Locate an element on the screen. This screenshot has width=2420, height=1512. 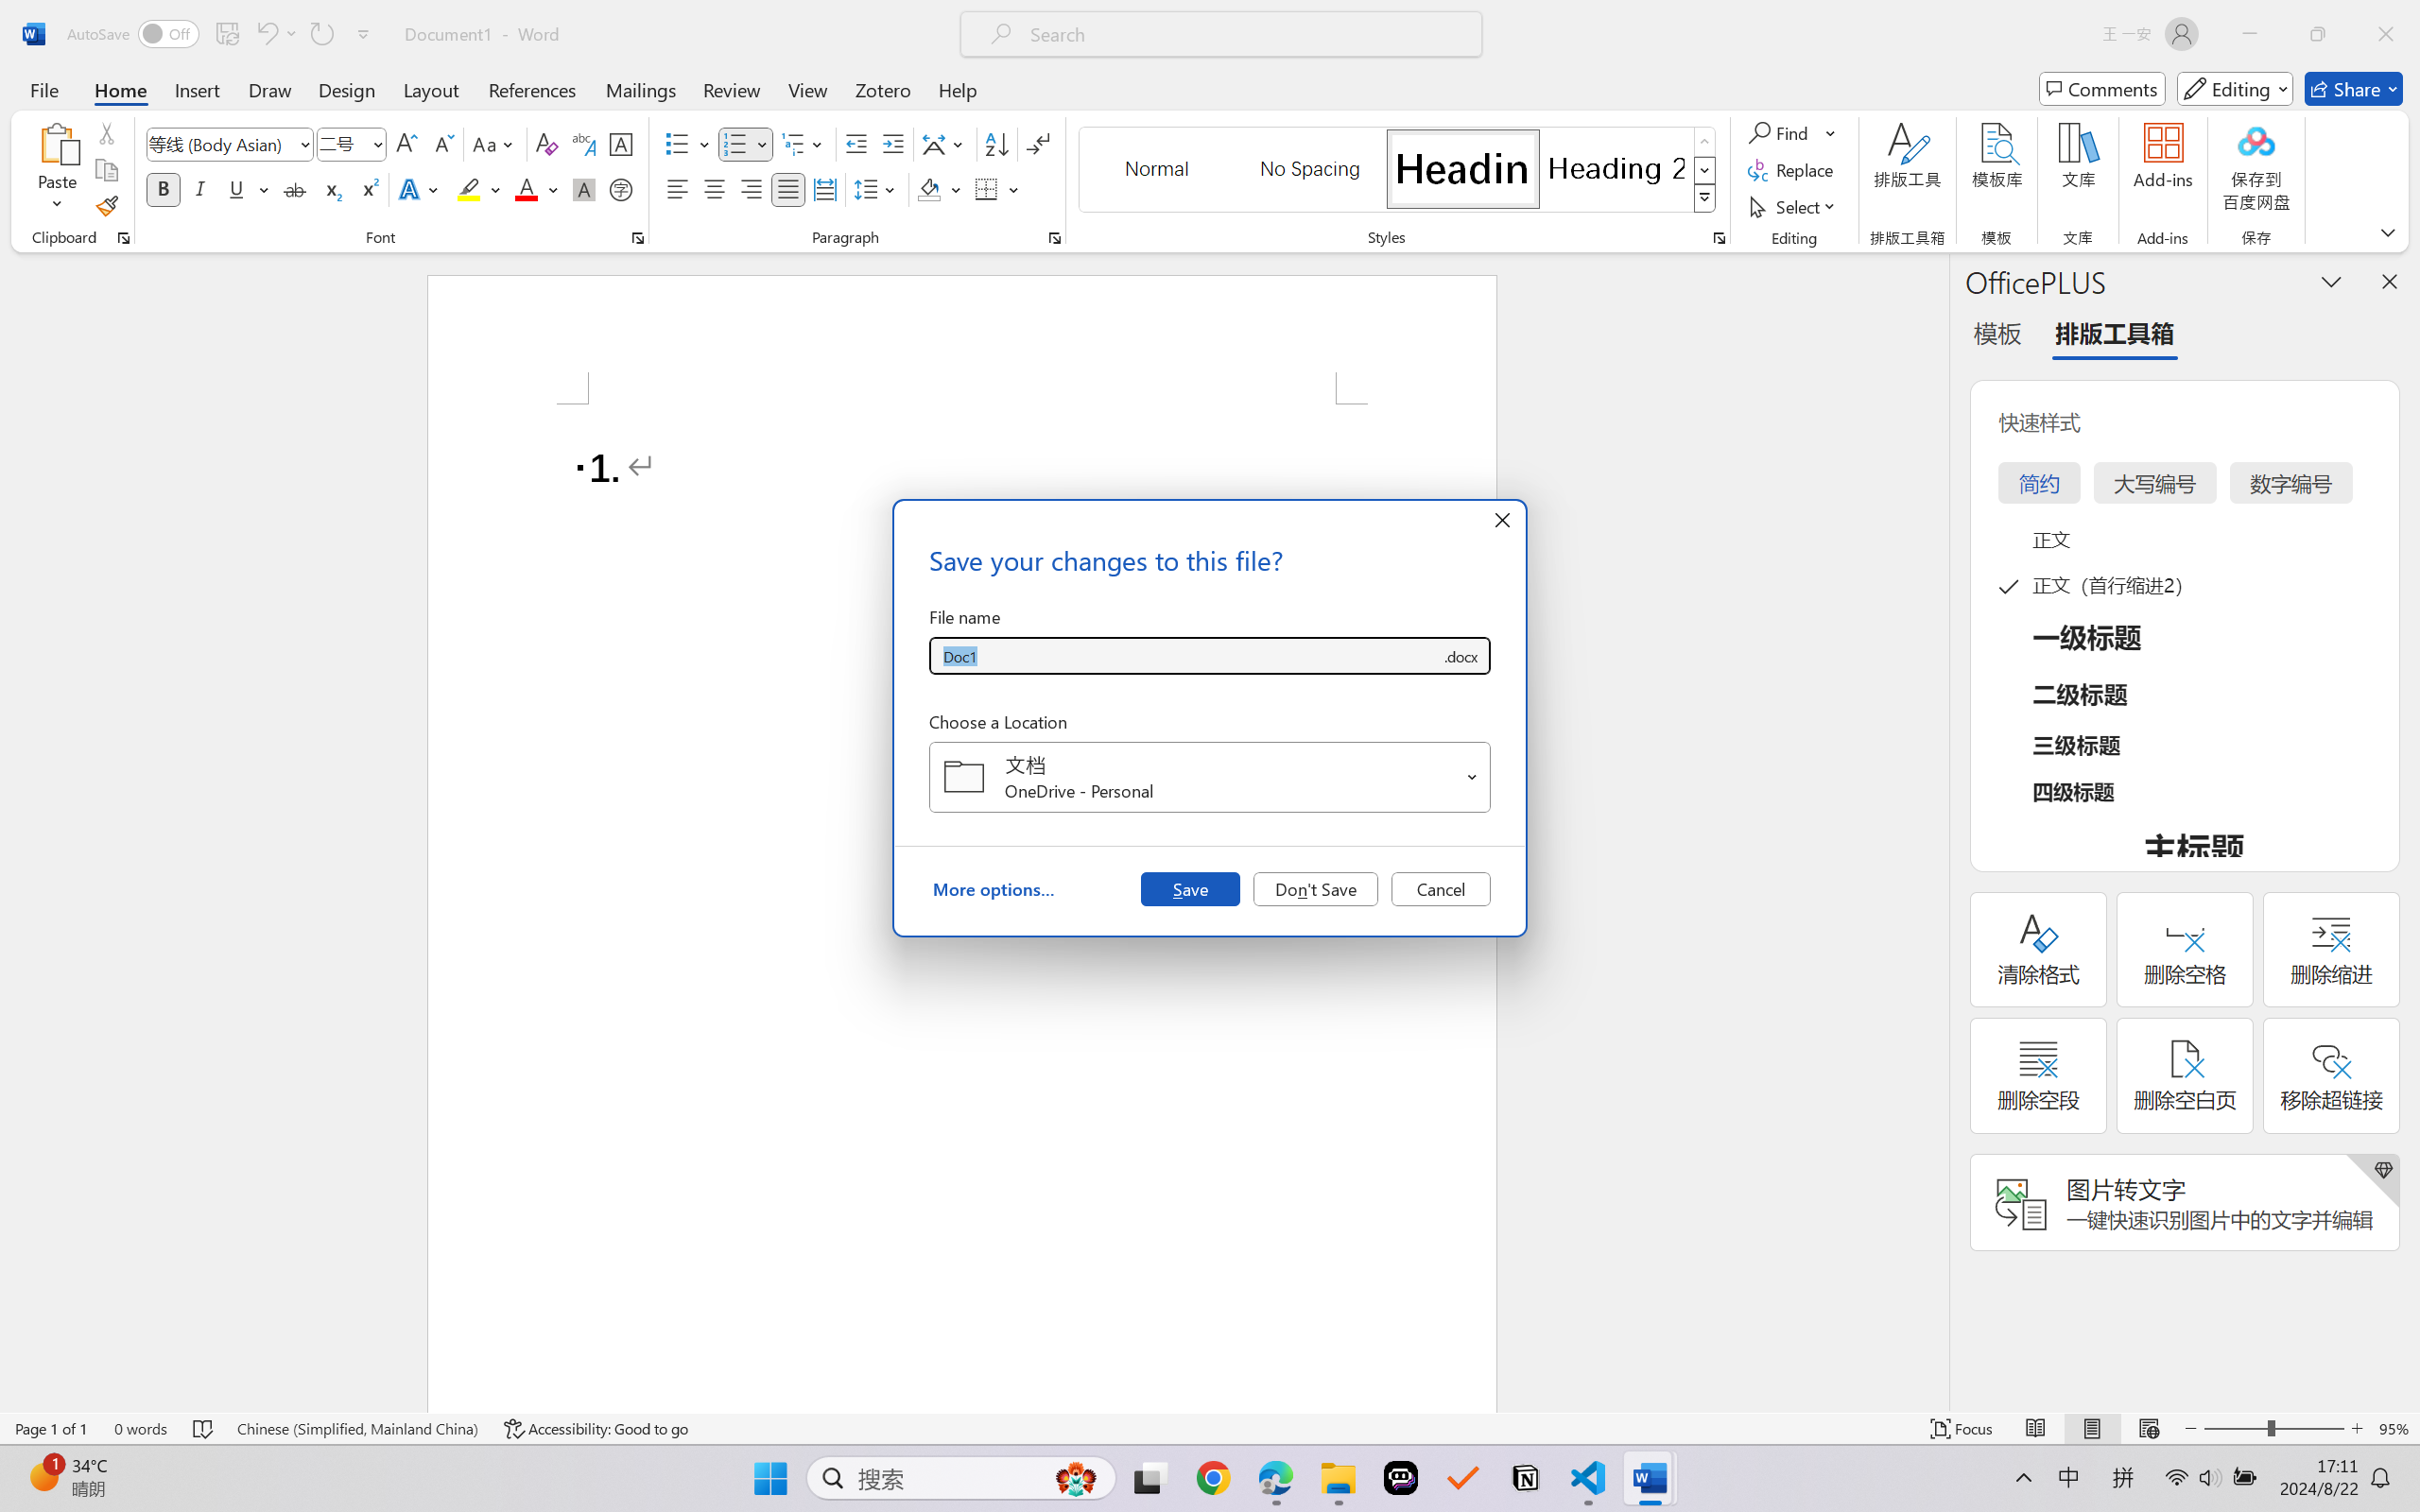
'Google Chrome' is located at coordinates (1213, 1478).